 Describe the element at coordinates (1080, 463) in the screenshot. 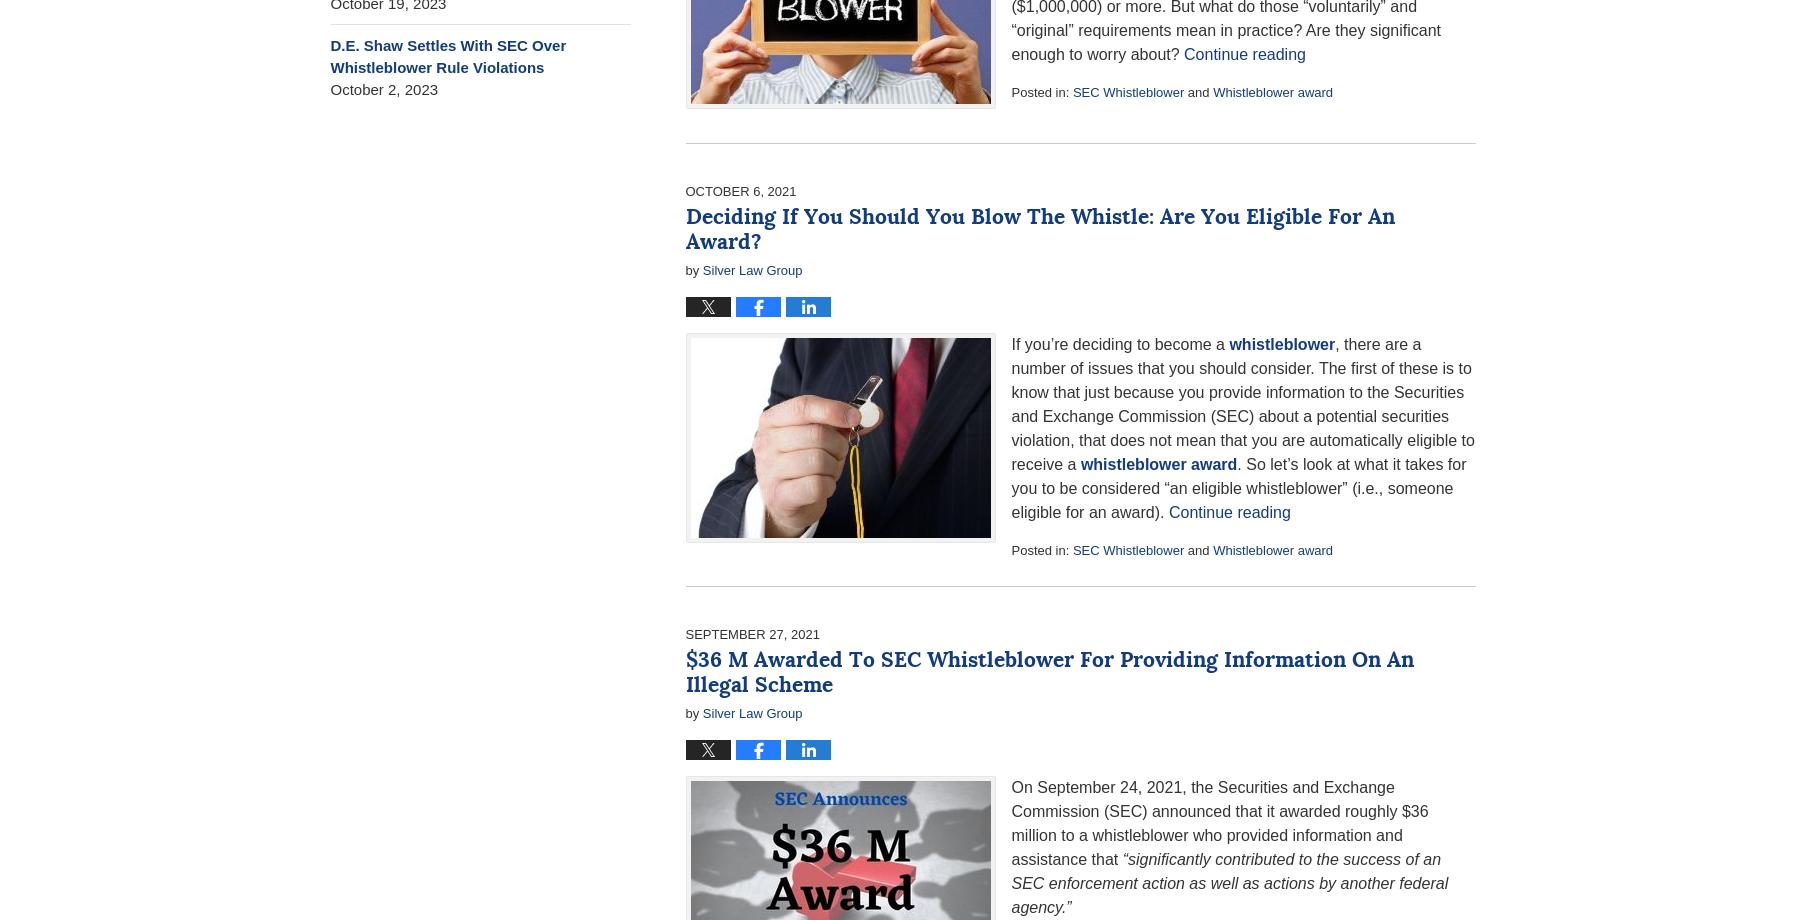

I see `'whistleblower award'` at that location.